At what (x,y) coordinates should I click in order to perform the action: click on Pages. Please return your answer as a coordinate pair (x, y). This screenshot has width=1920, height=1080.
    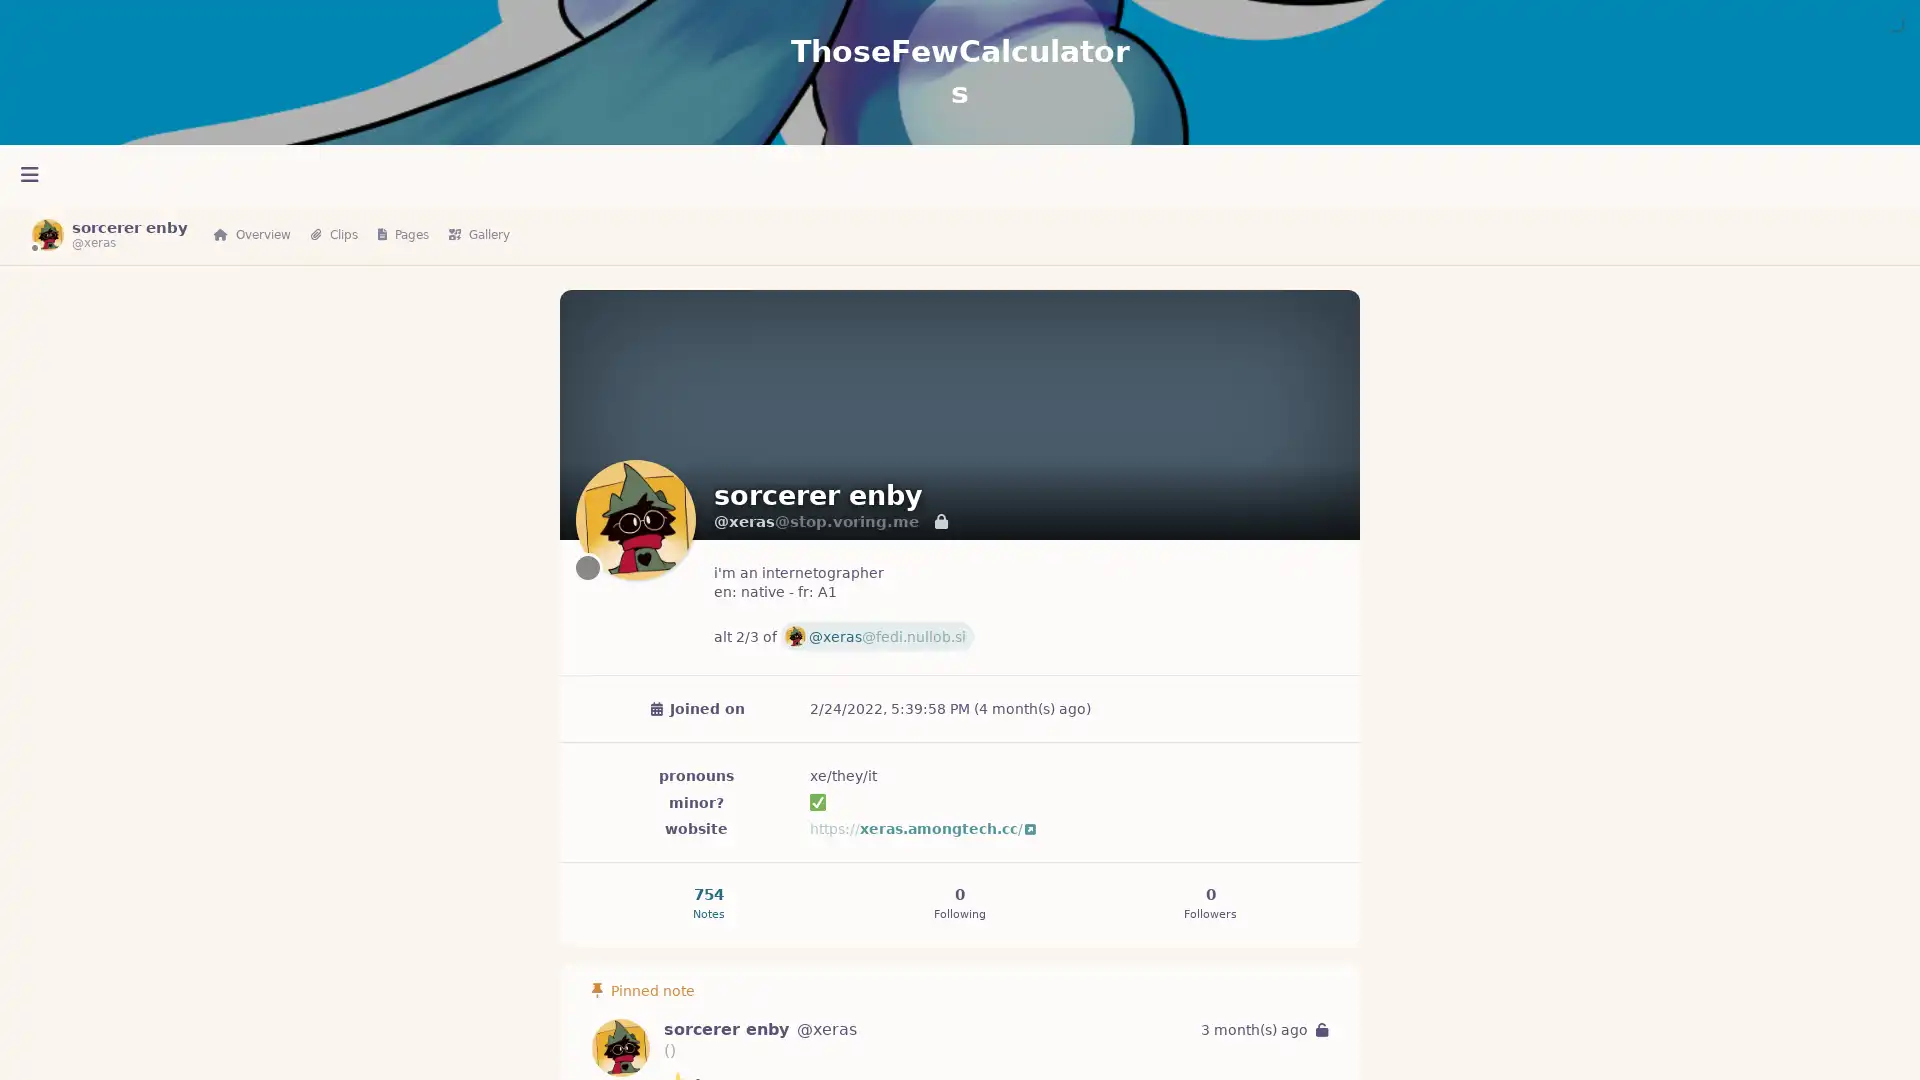
    Looking at the image, I should click on (402, 234).